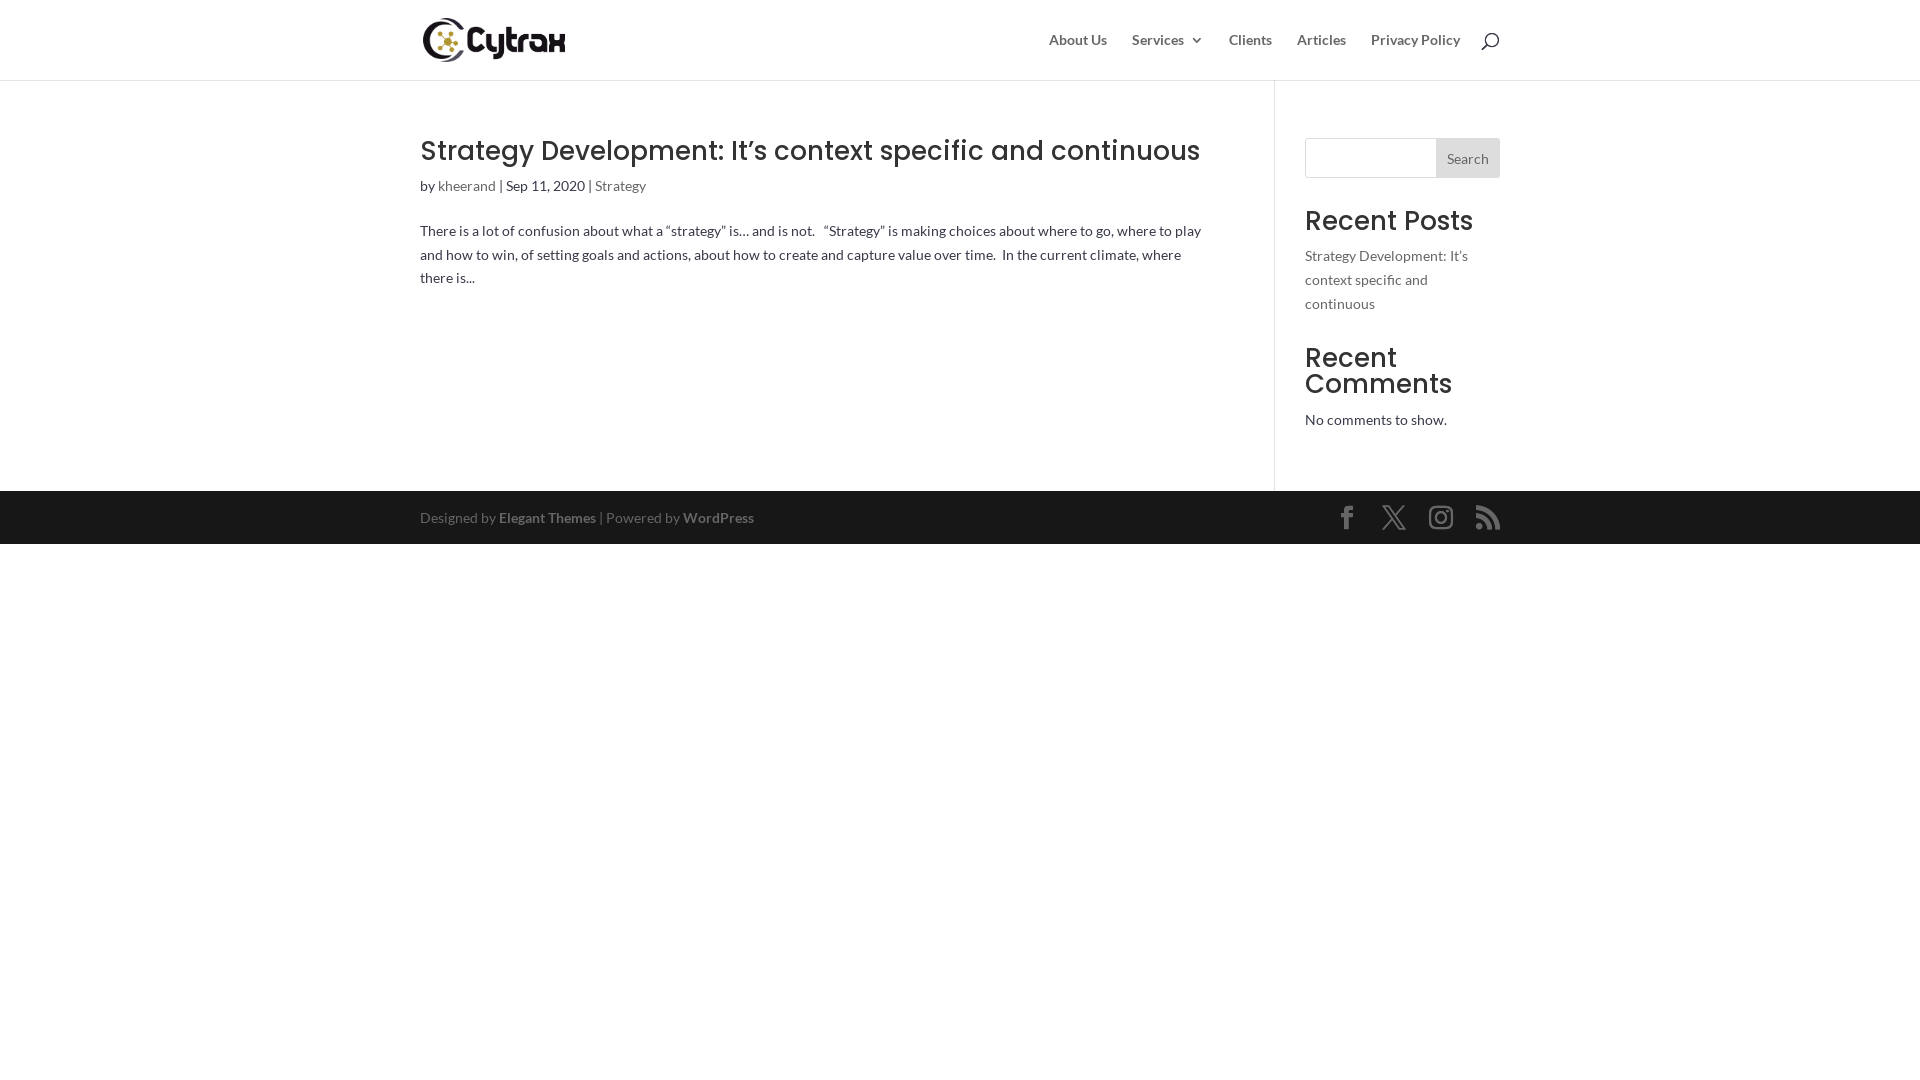  What do you see at coordinates (1468, 157) in the screenshot?
I see `'Search'` at bounding box center [1468, 157].